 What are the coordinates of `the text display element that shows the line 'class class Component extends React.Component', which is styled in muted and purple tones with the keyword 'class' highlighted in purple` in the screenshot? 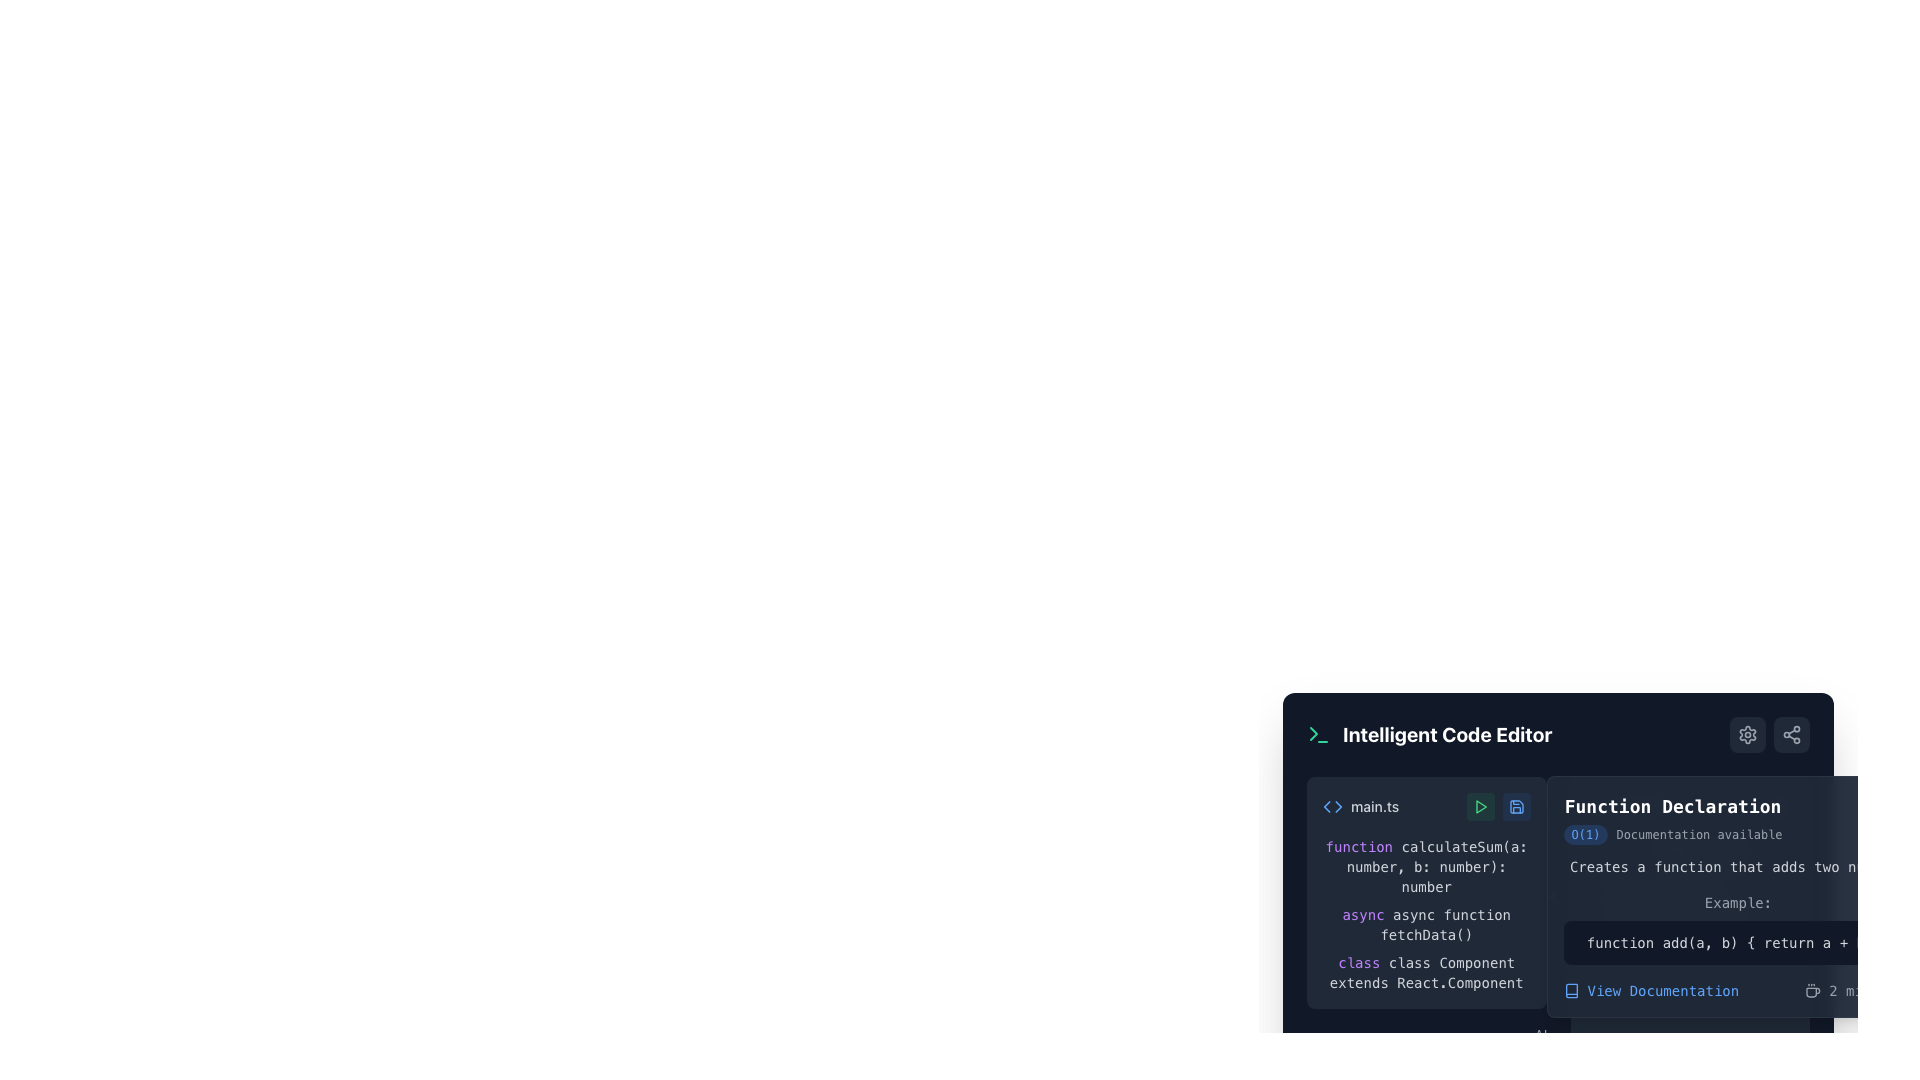 It's located at (1425, 971).